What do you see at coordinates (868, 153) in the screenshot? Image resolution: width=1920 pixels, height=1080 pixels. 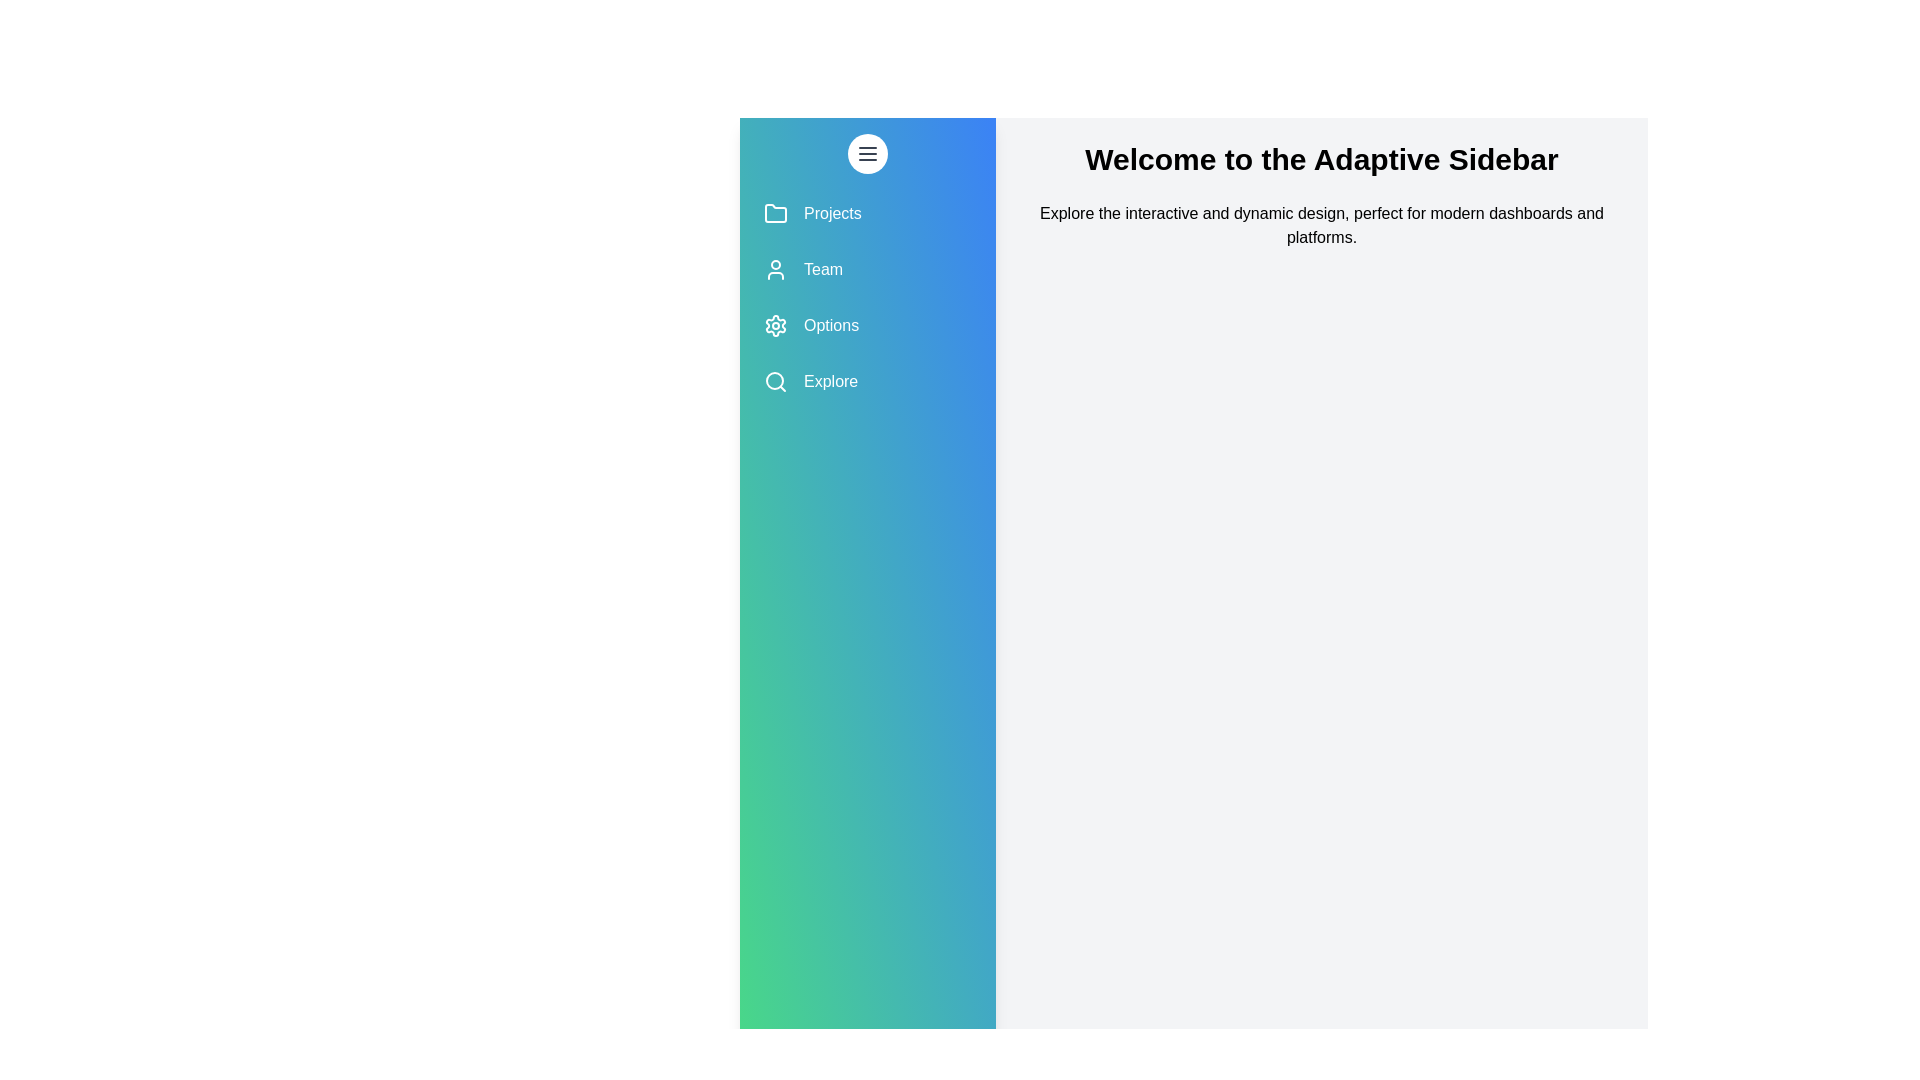 I see `toggle button to expand or collapse the sidebar` at bounding box center [868, 153].